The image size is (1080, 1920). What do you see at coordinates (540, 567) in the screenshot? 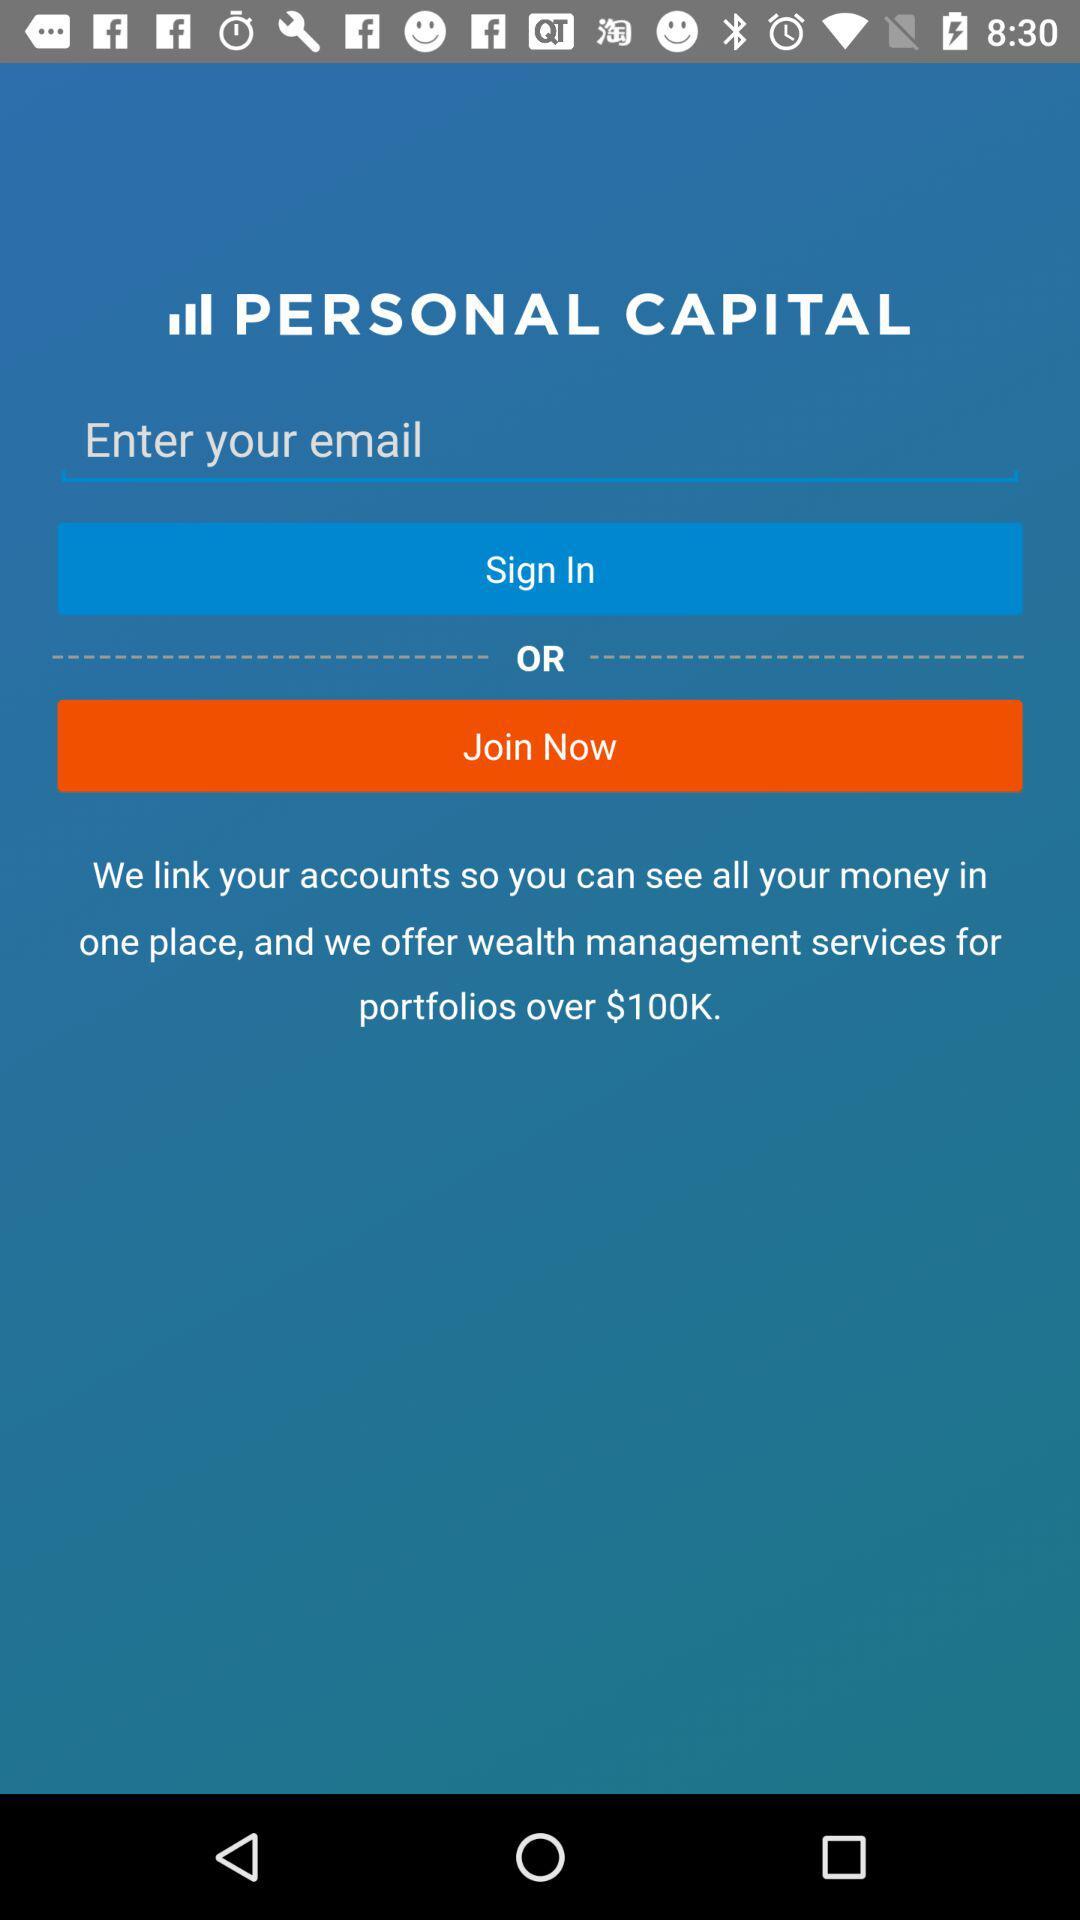
I see `the sign in` at bounding box center [540, 567].